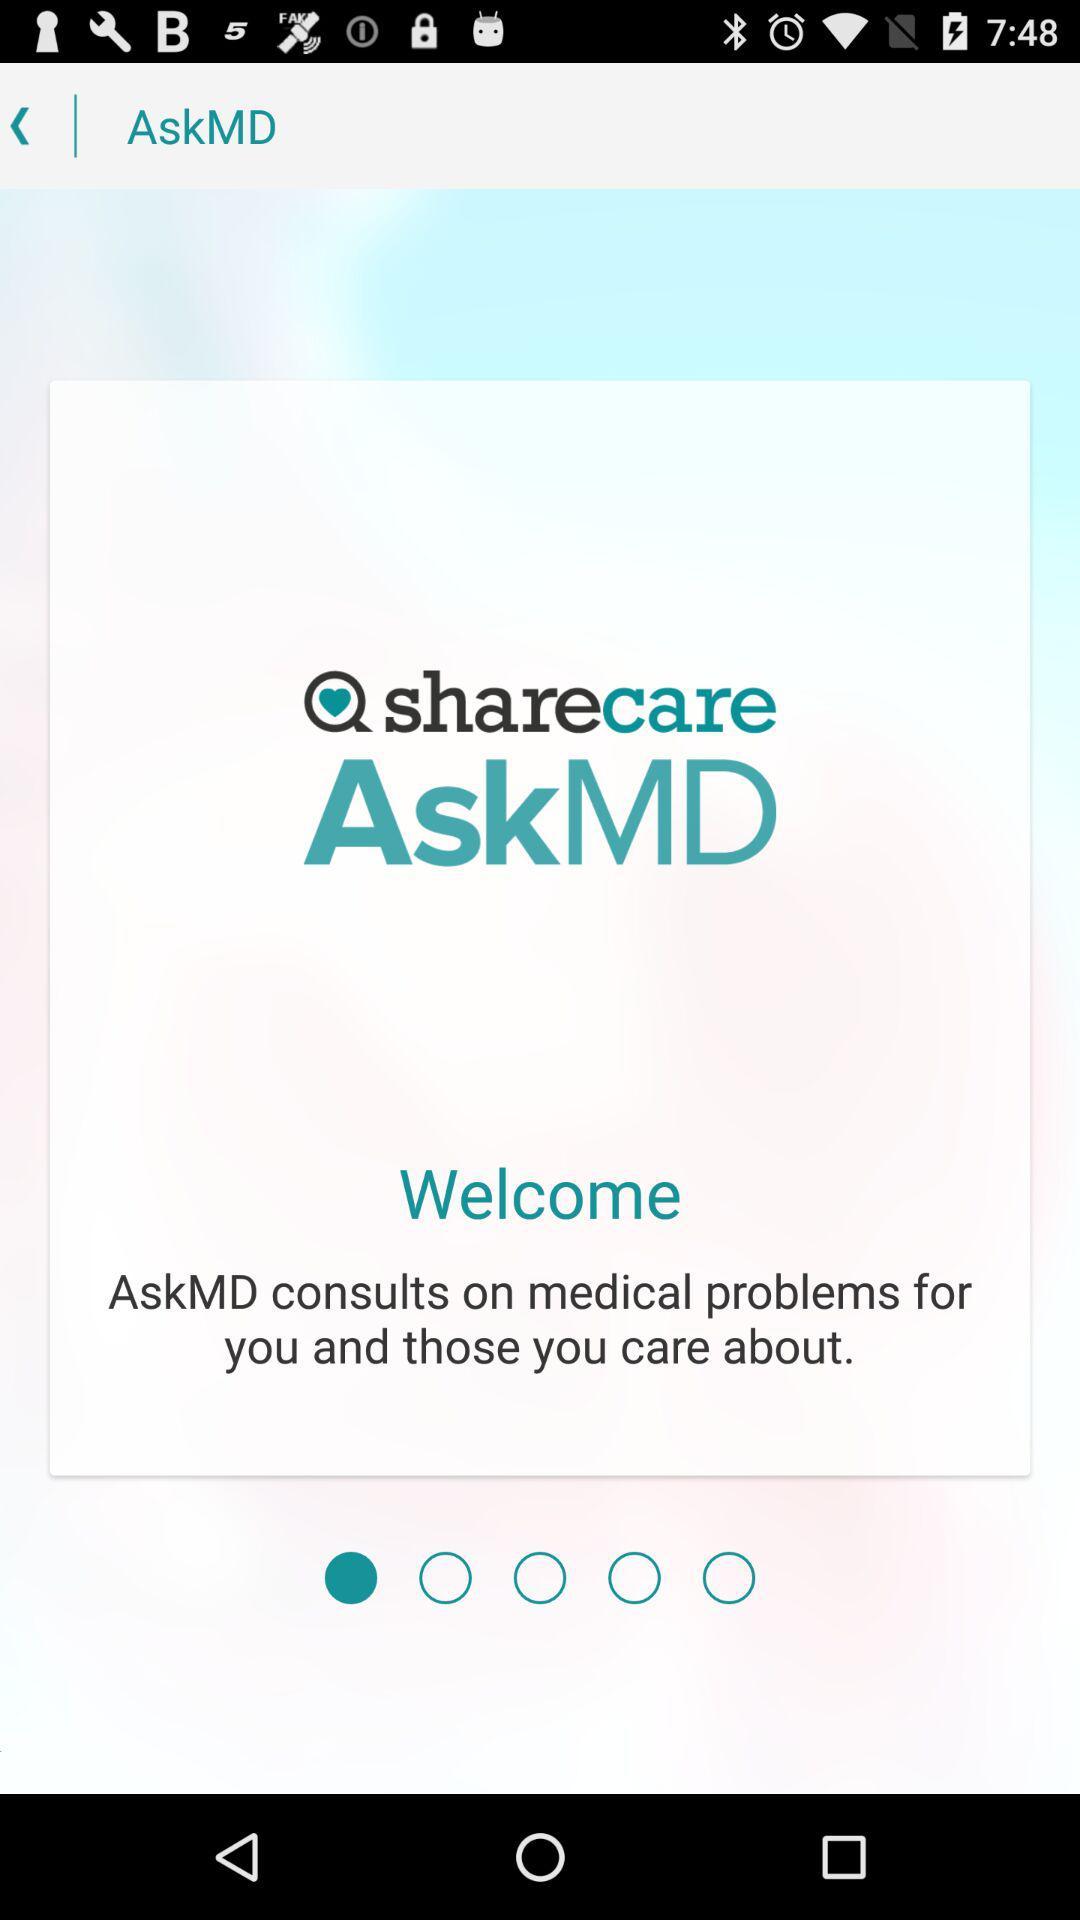  What do you see at coordinates (444, 1577) in the screenshot?
I see `item below the askmd consults on item` at bounding box center [444, 1577].